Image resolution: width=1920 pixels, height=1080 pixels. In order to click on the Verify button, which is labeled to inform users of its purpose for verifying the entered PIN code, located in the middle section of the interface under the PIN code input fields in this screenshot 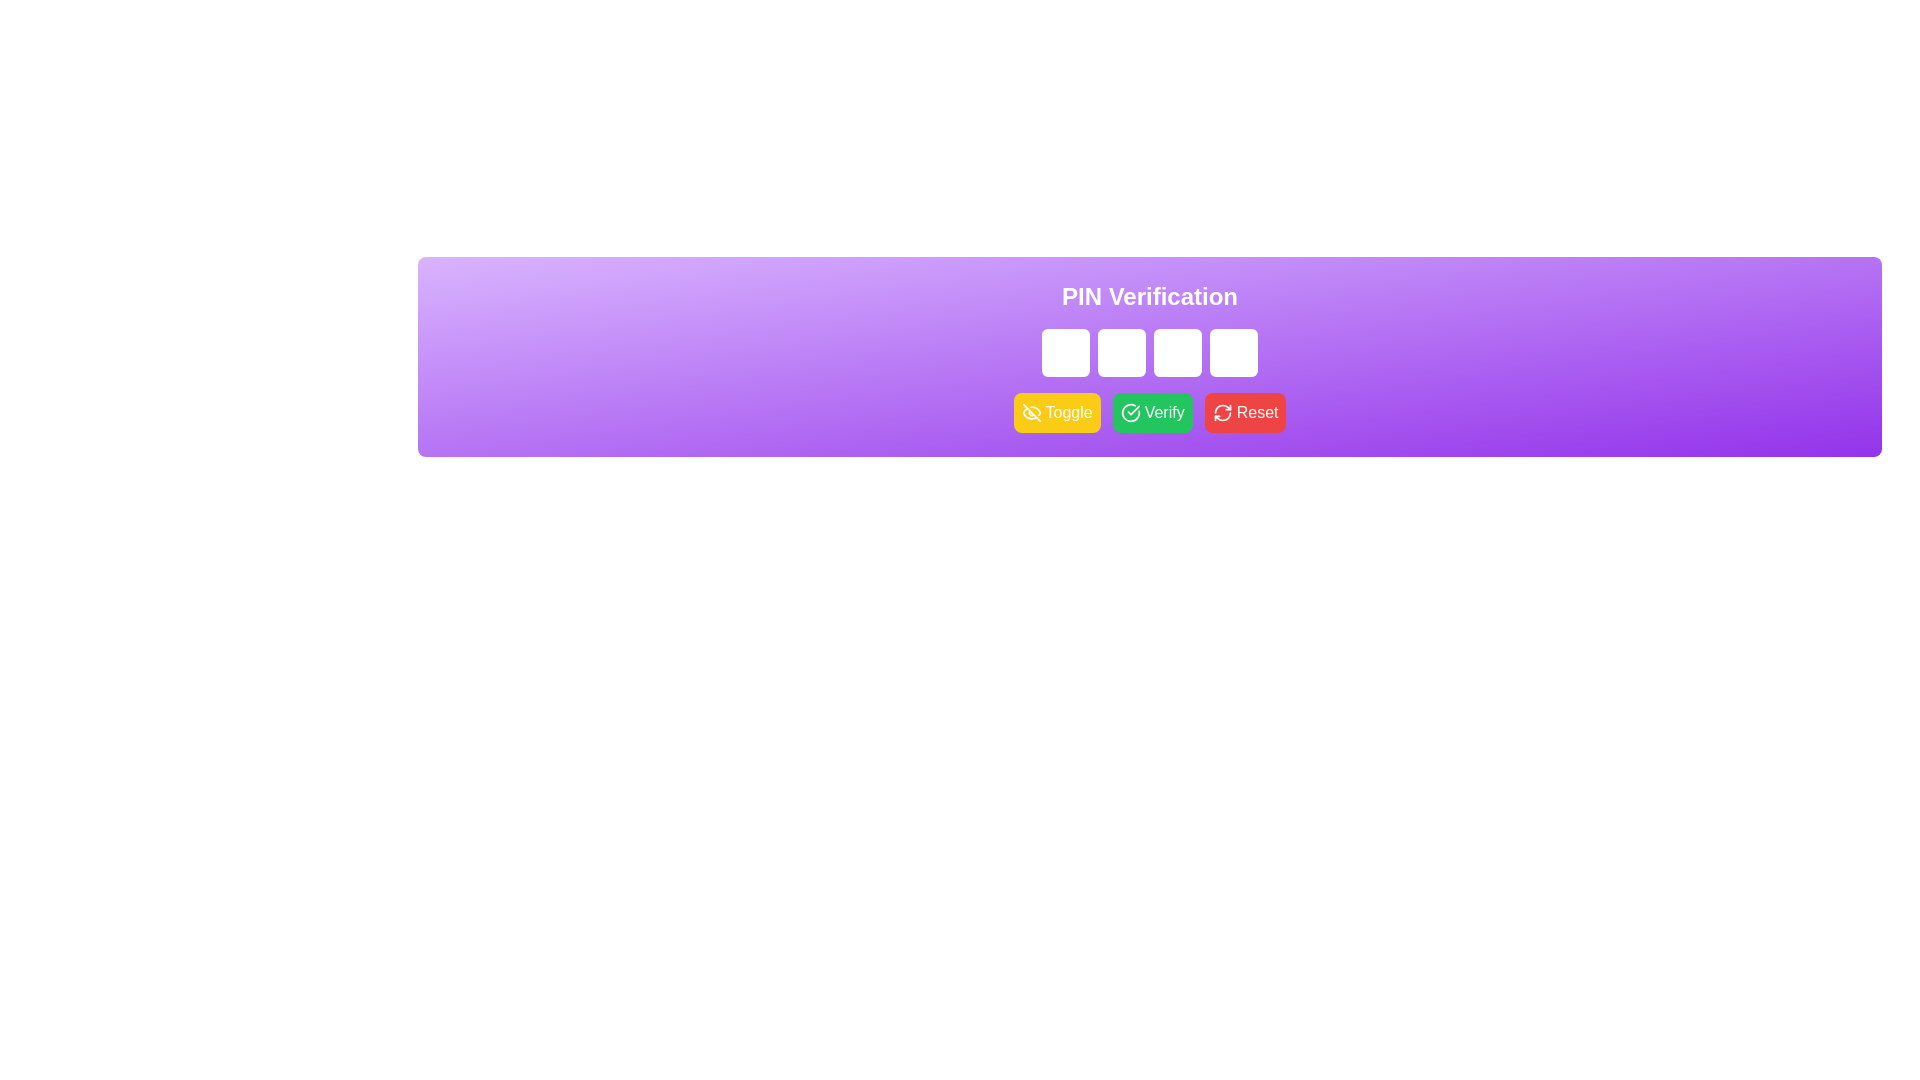, I will do `click(1164, 411)`.